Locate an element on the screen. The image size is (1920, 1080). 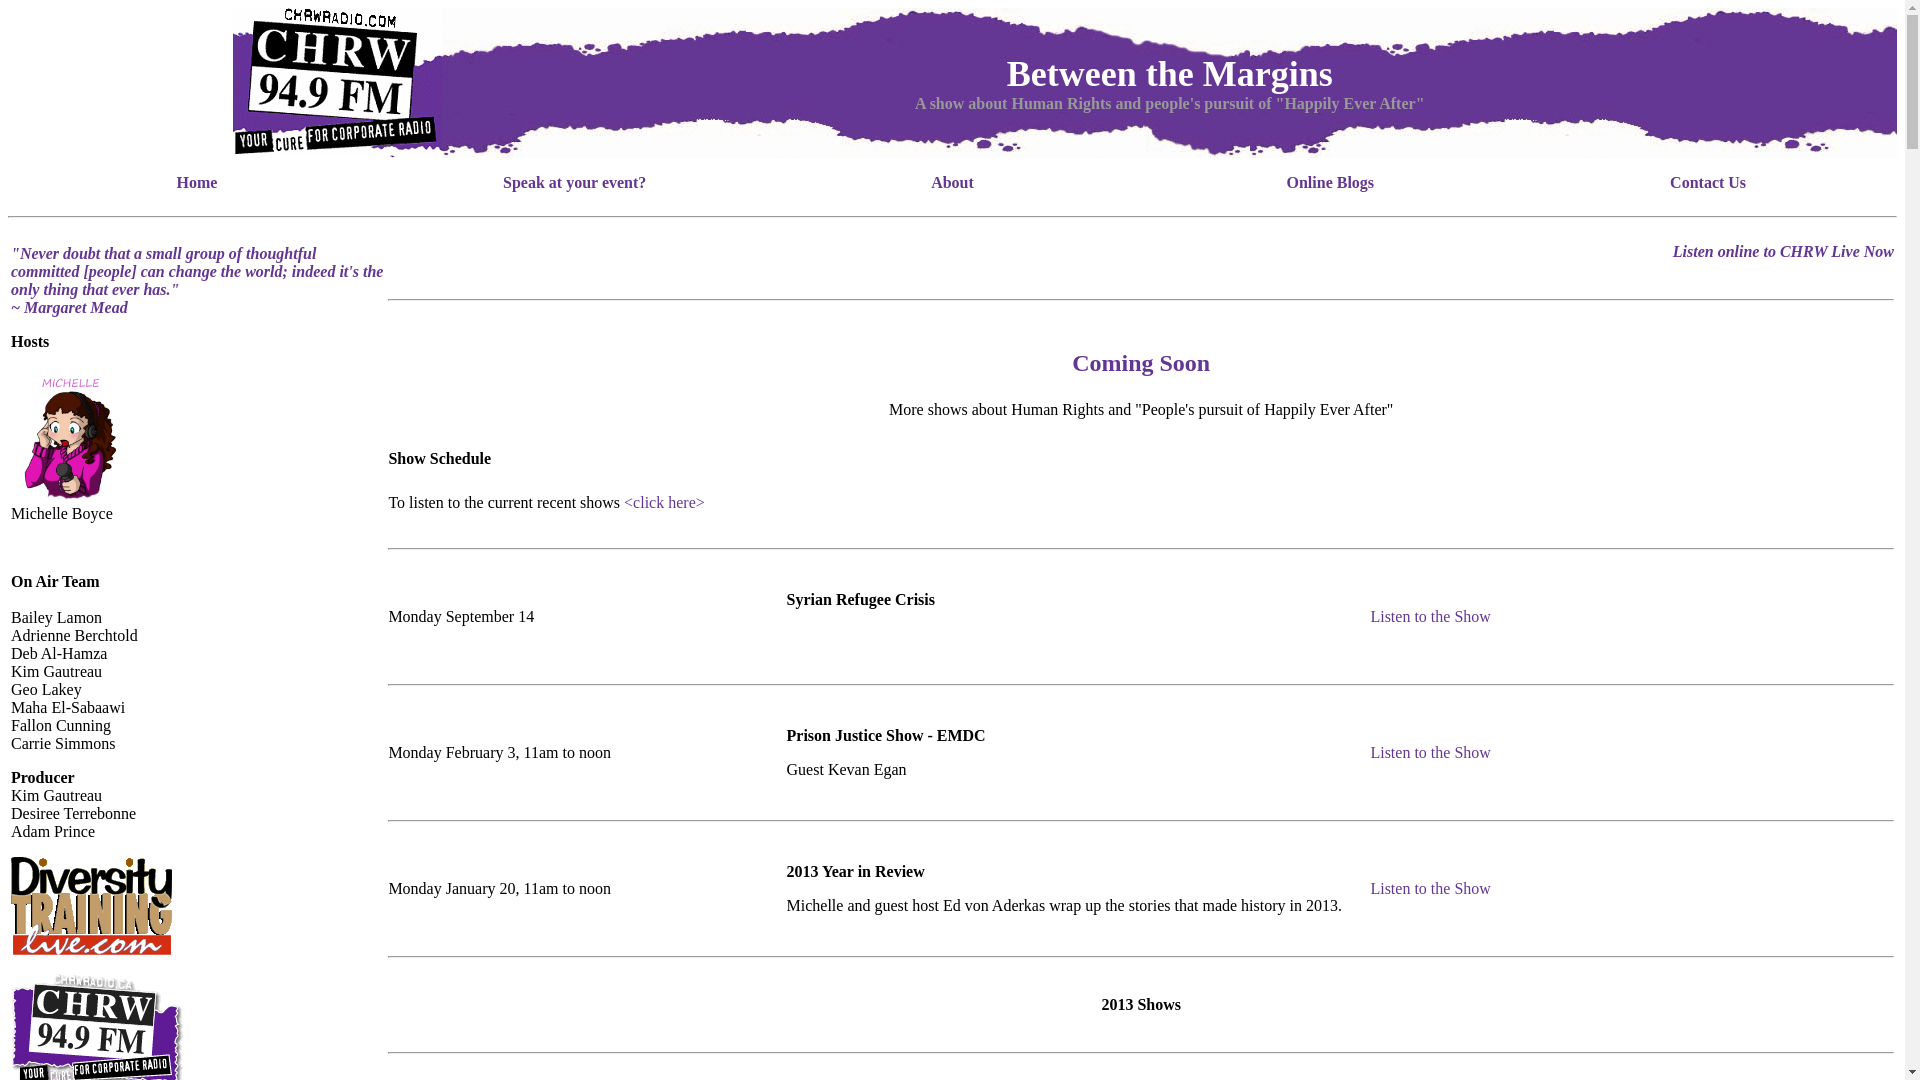
'Online Blogs' is located at coordinates (1329, 182).